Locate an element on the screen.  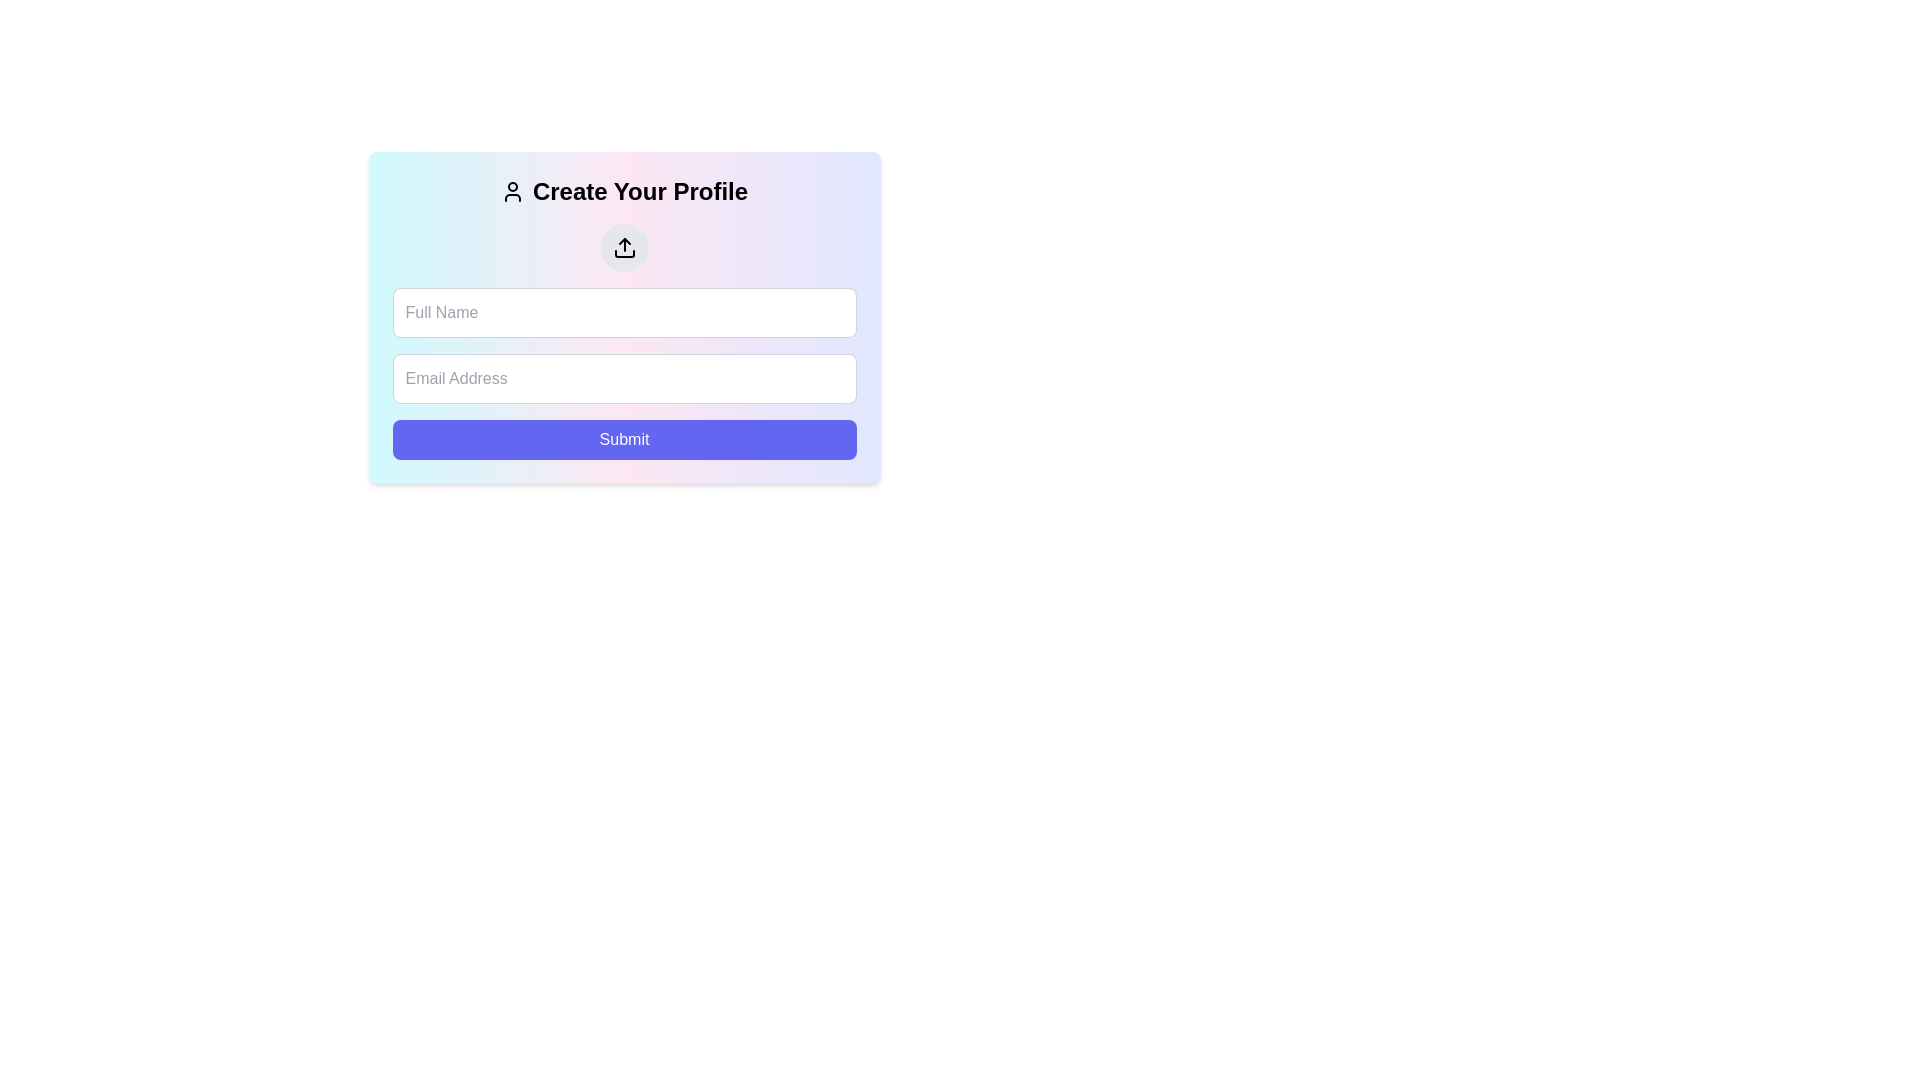
the submit button located at the bottom of the form, which is centered horizontally below the 'Full Name' and 'Email Address' input fields is located at coordinates (623, 438).